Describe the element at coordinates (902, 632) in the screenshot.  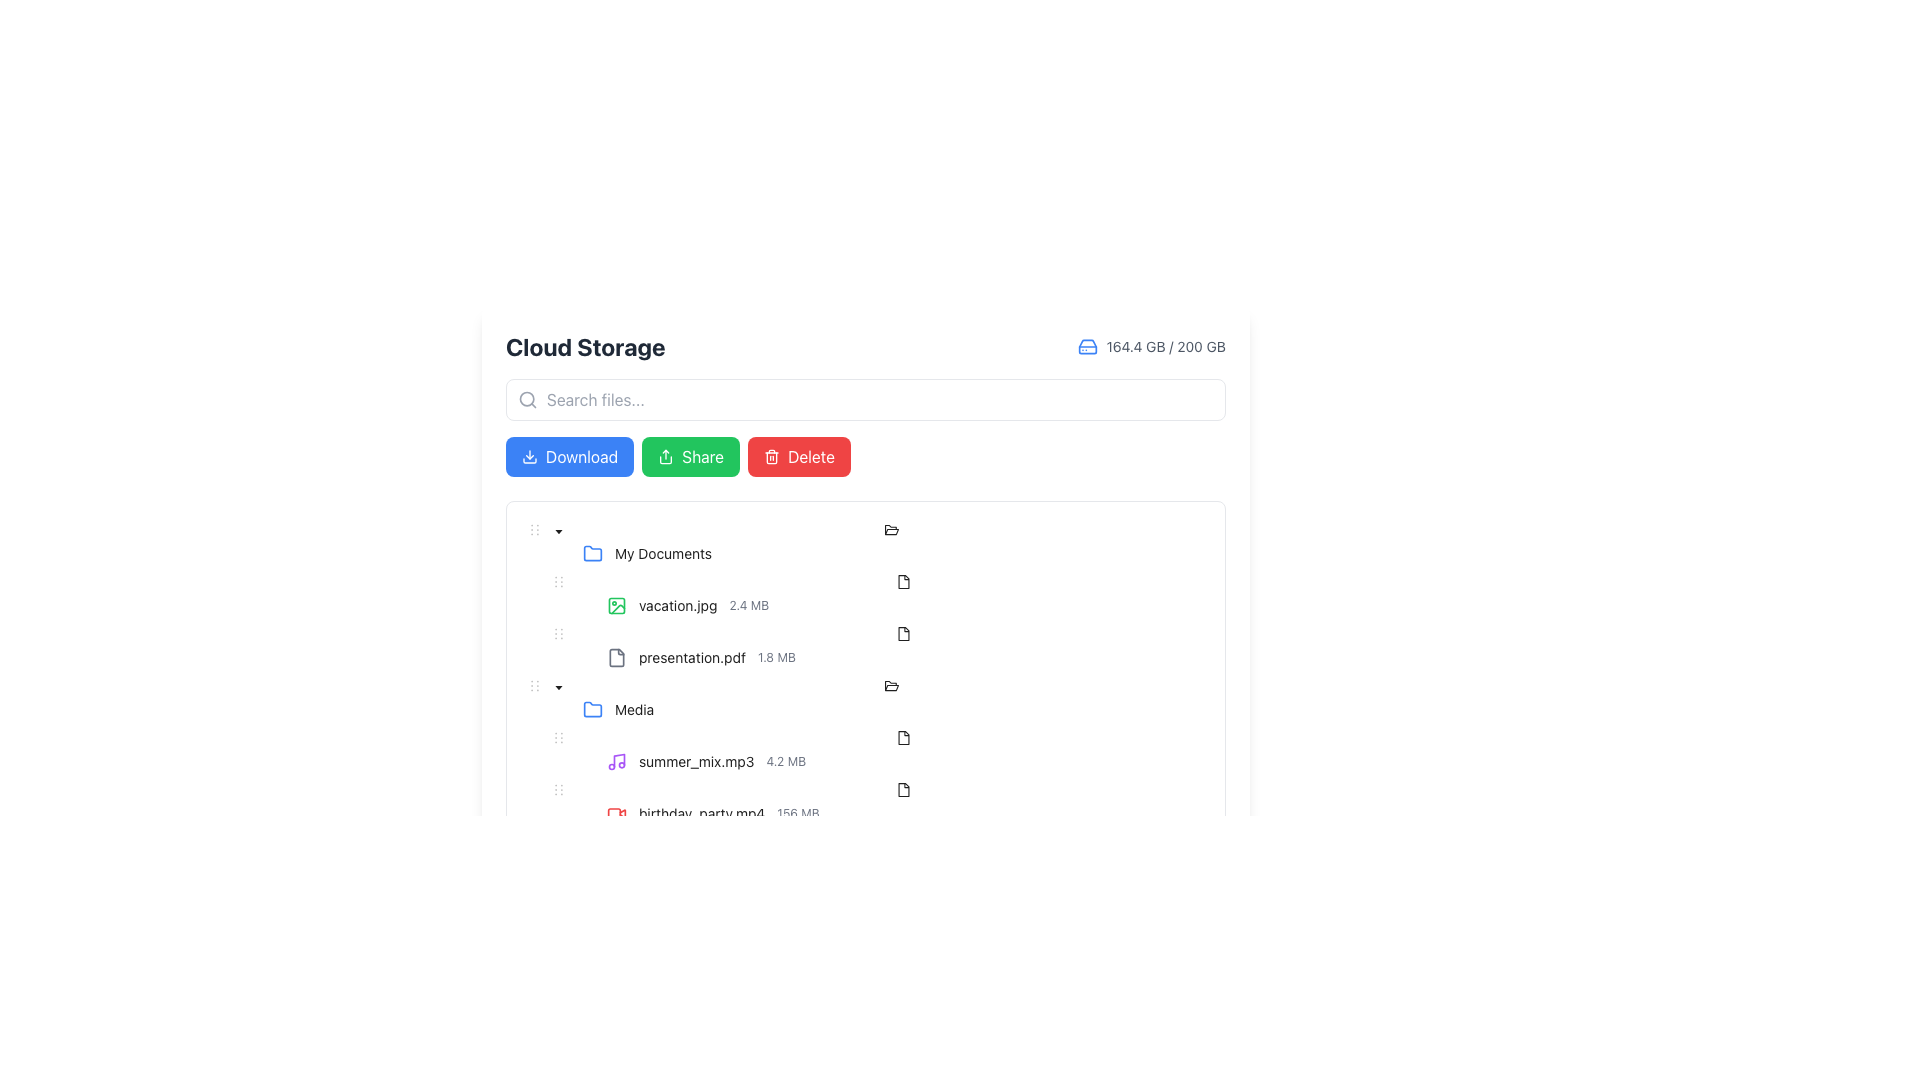
I see `the file type icon located in the file list section next to the text labeled 'presentation.pdf'` at that location.